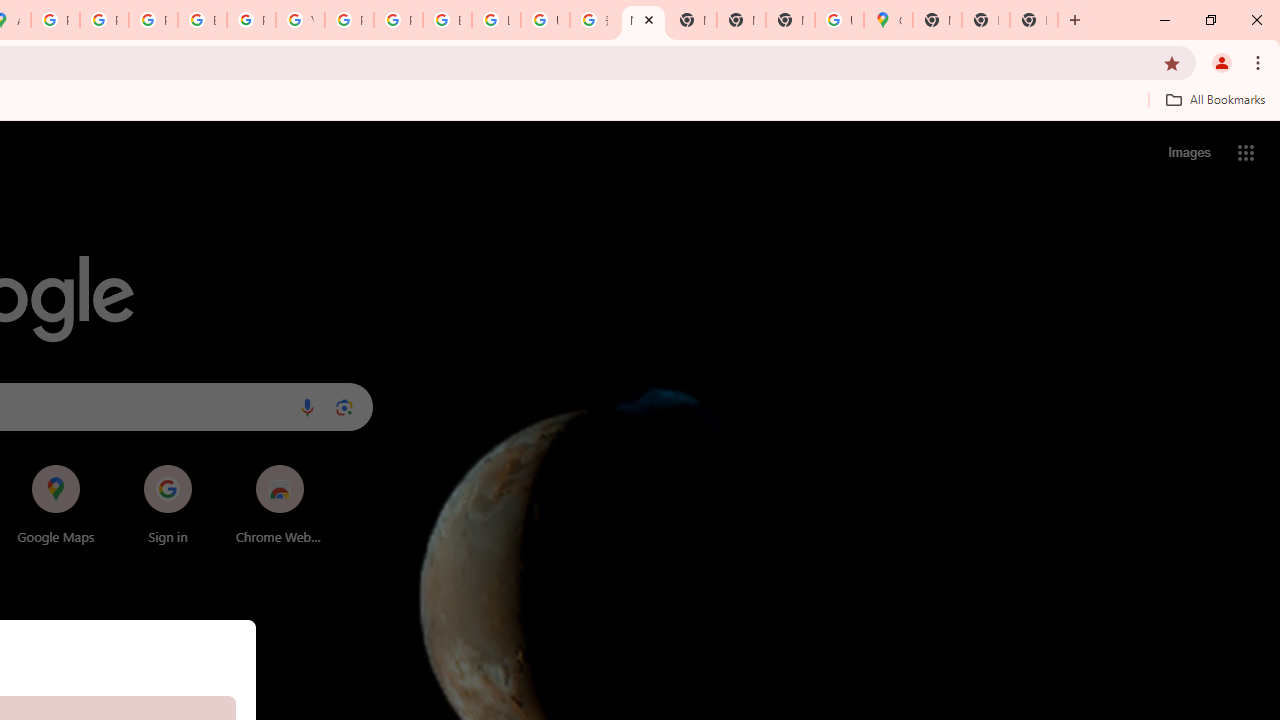  Describe the element at coordinates (103, 20) in the screenshot. I see `'Privacy Help Center - Policies Help'` at that location.